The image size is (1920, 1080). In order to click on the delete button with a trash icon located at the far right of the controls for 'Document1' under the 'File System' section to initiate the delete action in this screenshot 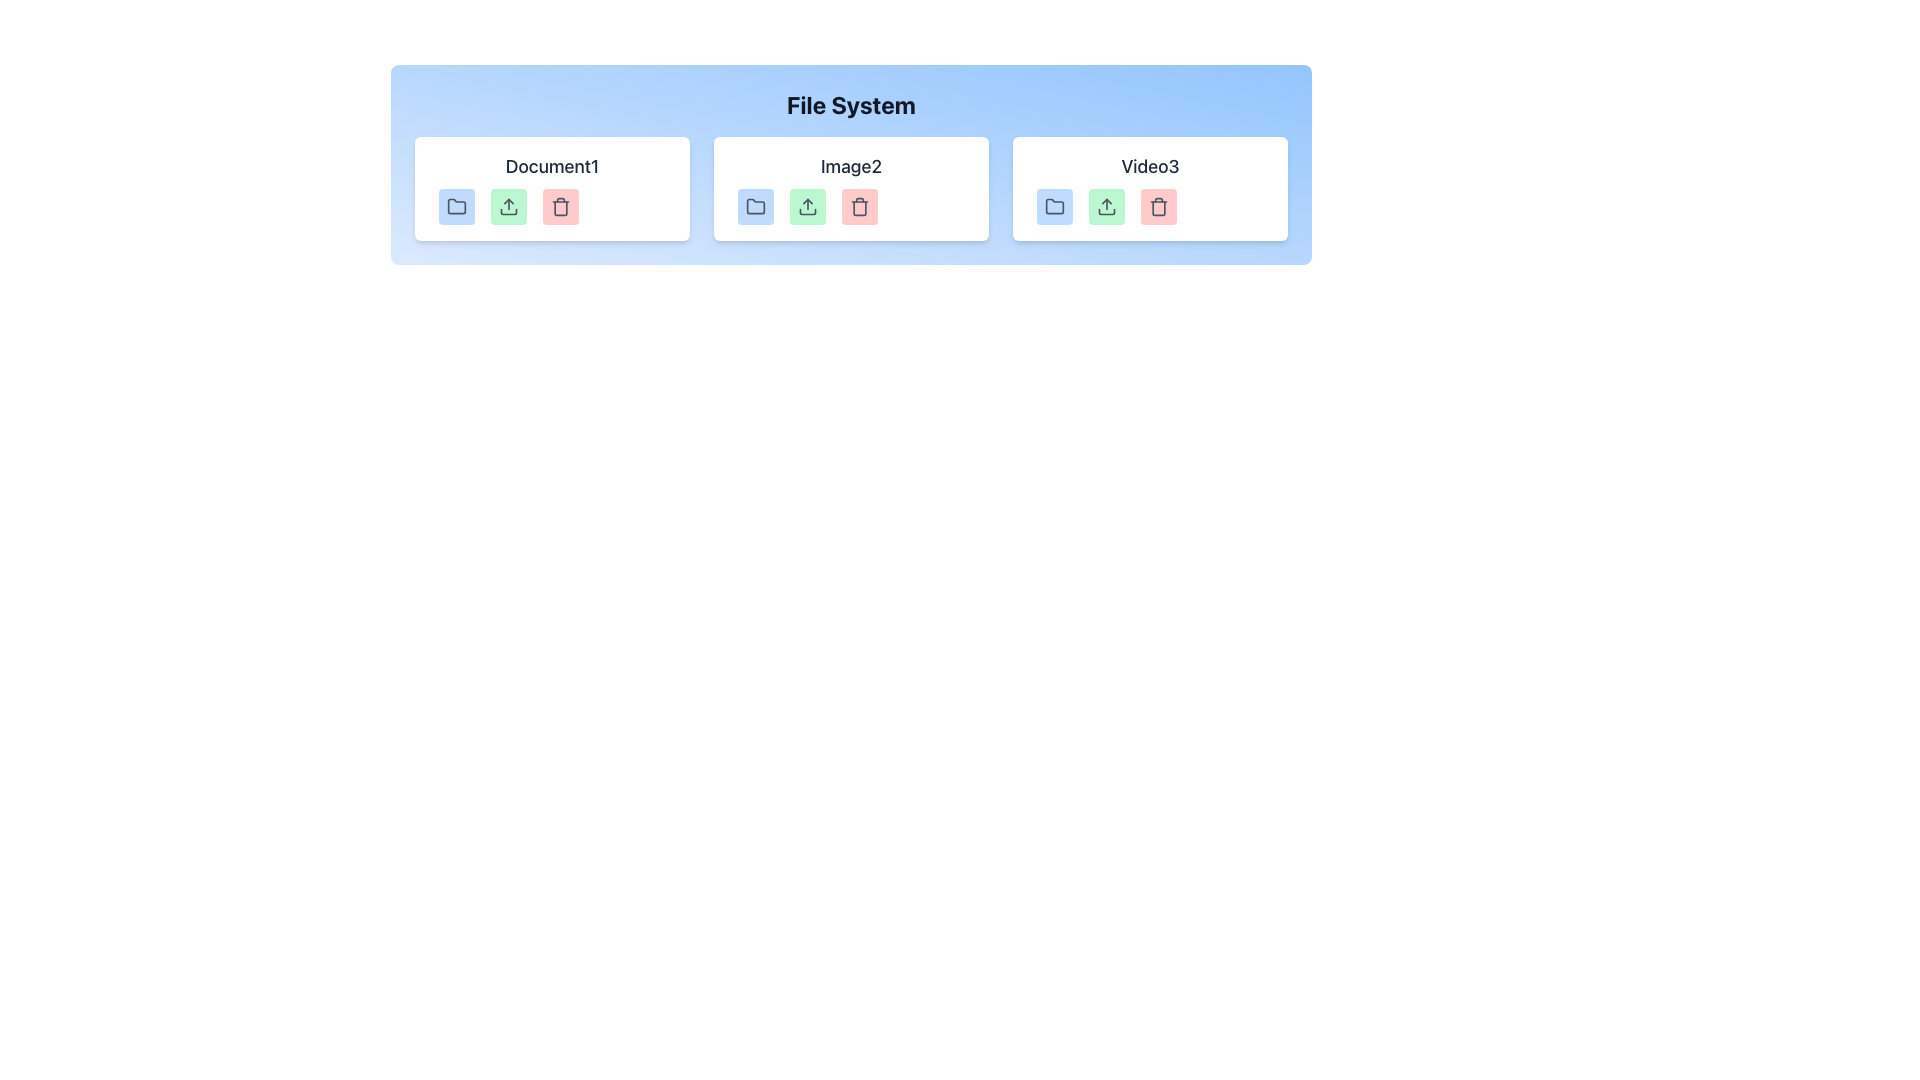, I will do `click(560, 207)`.